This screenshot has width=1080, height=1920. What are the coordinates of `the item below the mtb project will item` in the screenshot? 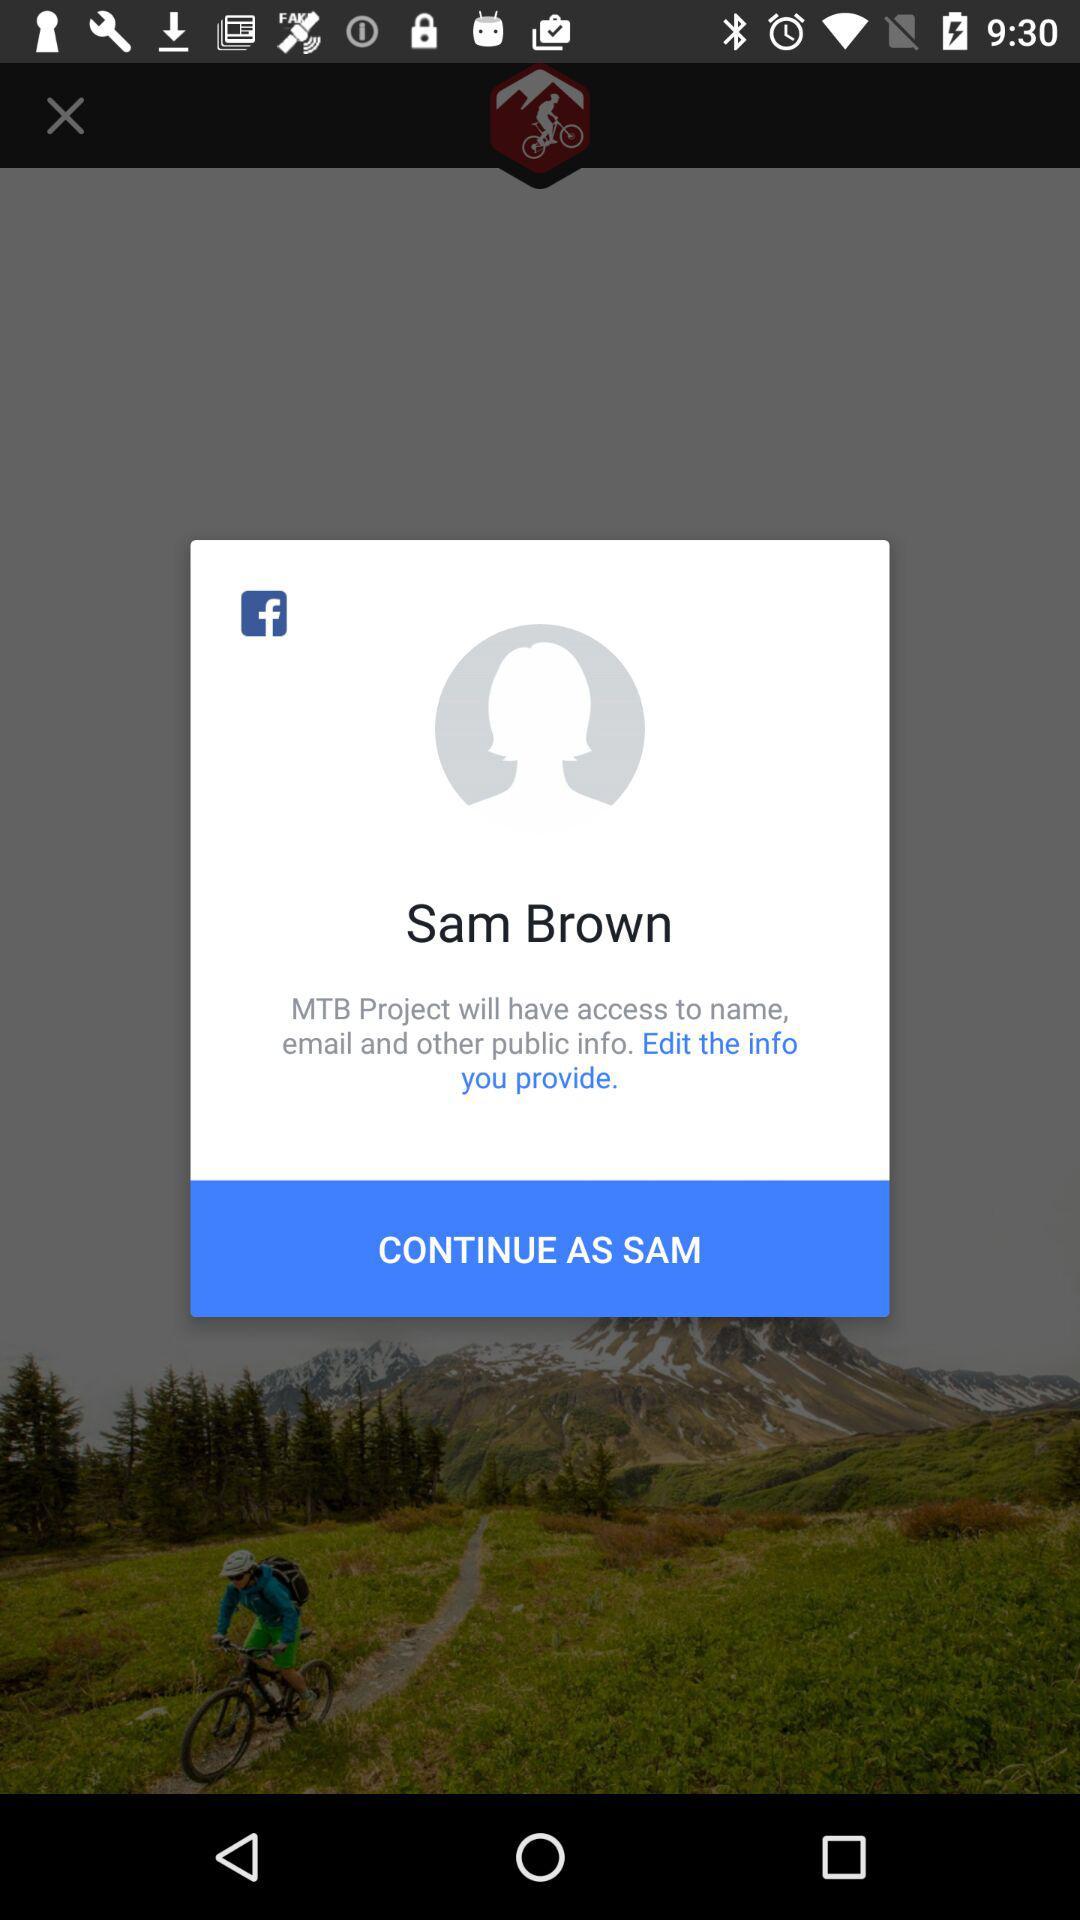 It's located at (540, 1247).